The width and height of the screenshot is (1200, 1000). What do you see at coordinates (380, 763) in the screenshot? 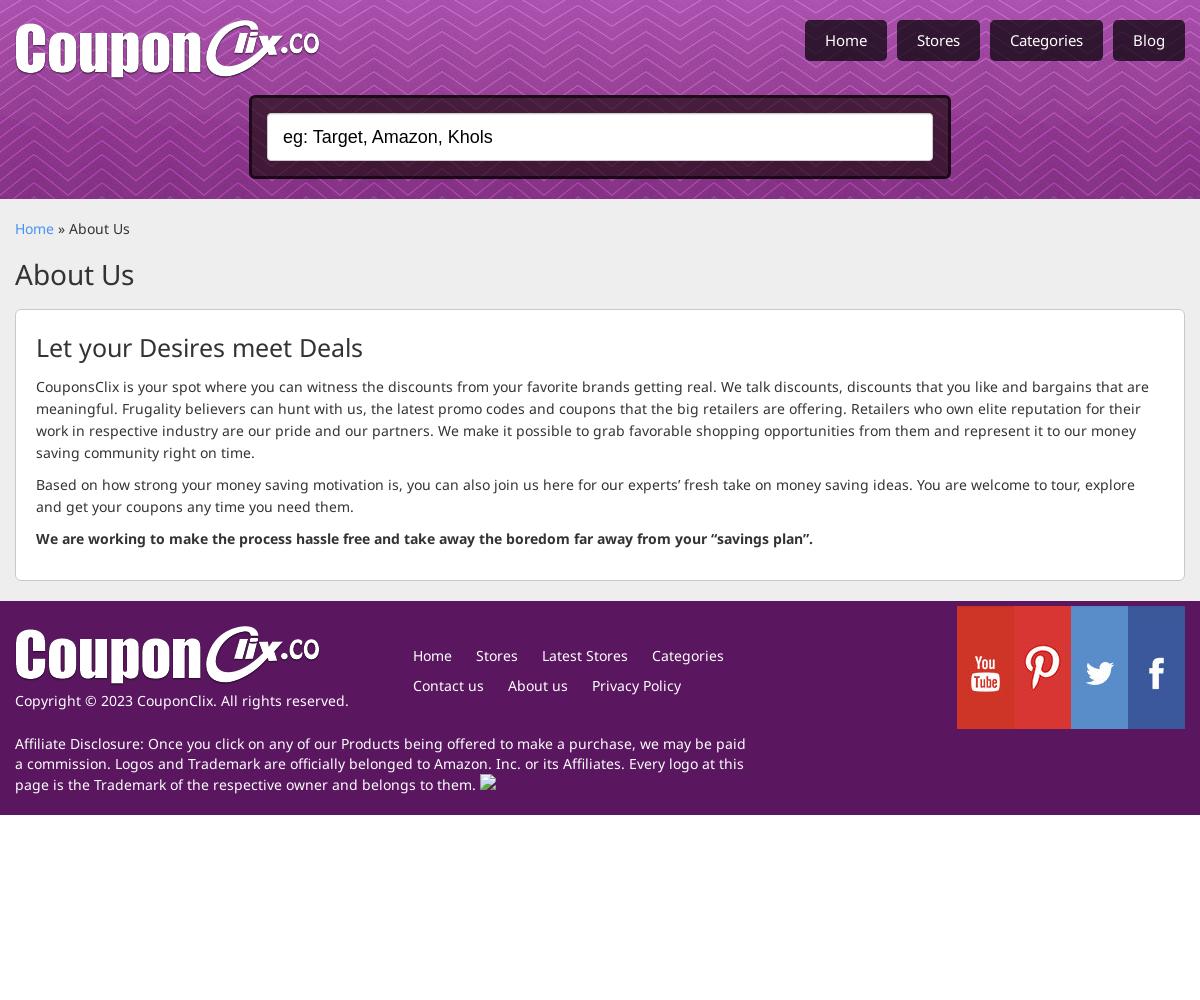
I see `'Affiliate Disclosure: Once you click on any of our Products being offered to make a purchase, we may be paid a commission. Logos and Trademark are officially belonged to Amazon. Inc. or its Affiliates. Every logo at this page is the Trademark of the respective owner and belongs to them.'` at bounding box center [380, 763].